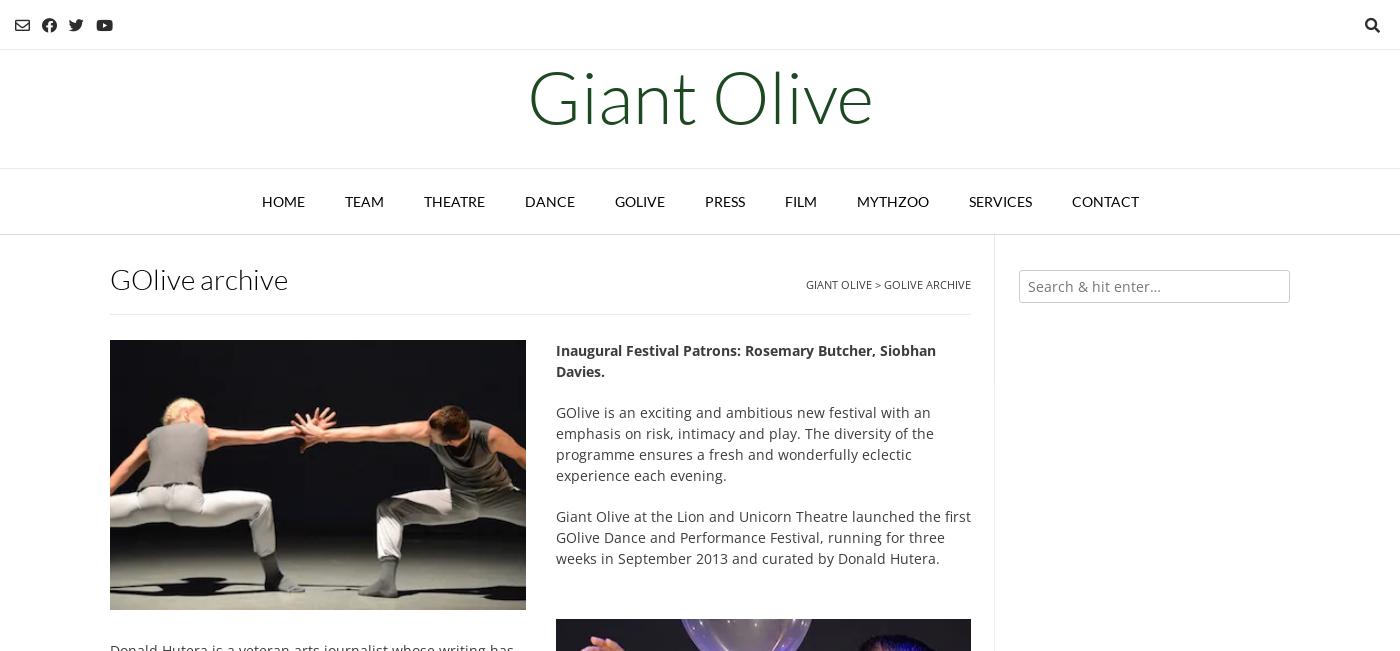 The image size is (1400, 651). I want to click on 'Services', so click(998, 200).